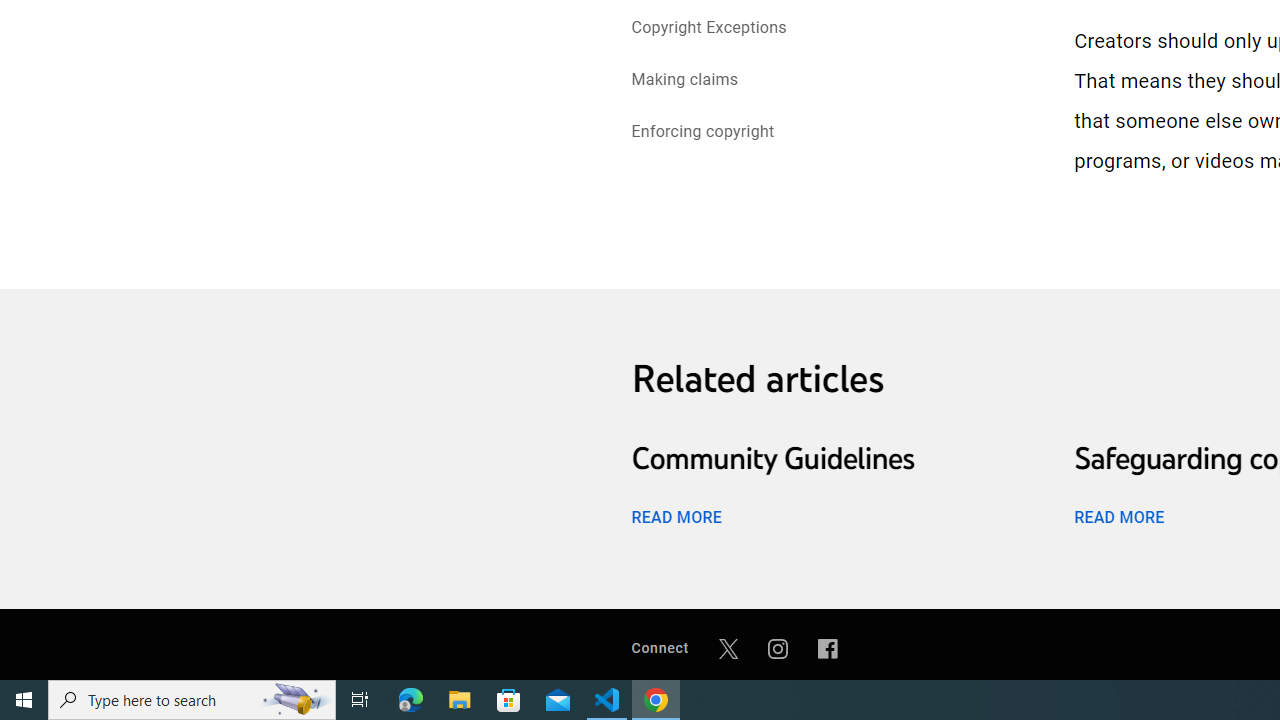 The image size is (1280, 720). Describe the element at coordinates (727, 648) in the screenshot. I see `'Twitter'` at that location.